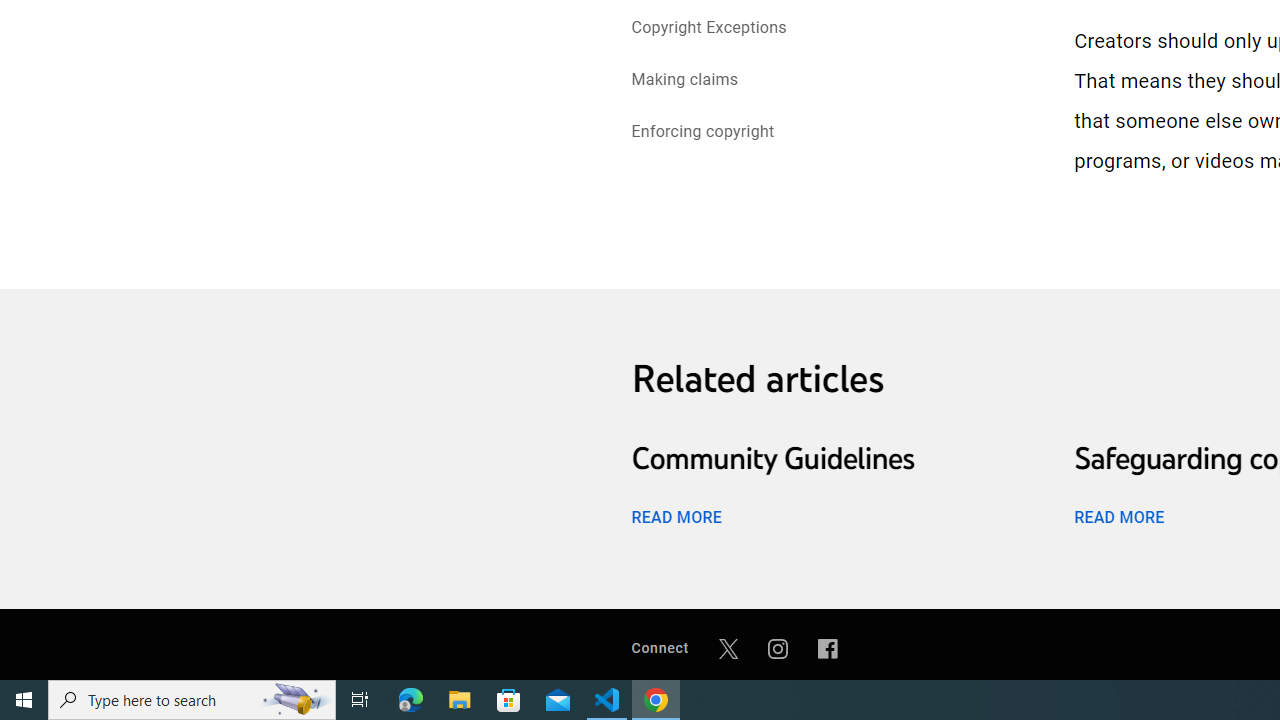 The image size is (1280, 720). Describe the element at coordinates (727, 648) in the screenshot. I see `'Twitter'` at that location.